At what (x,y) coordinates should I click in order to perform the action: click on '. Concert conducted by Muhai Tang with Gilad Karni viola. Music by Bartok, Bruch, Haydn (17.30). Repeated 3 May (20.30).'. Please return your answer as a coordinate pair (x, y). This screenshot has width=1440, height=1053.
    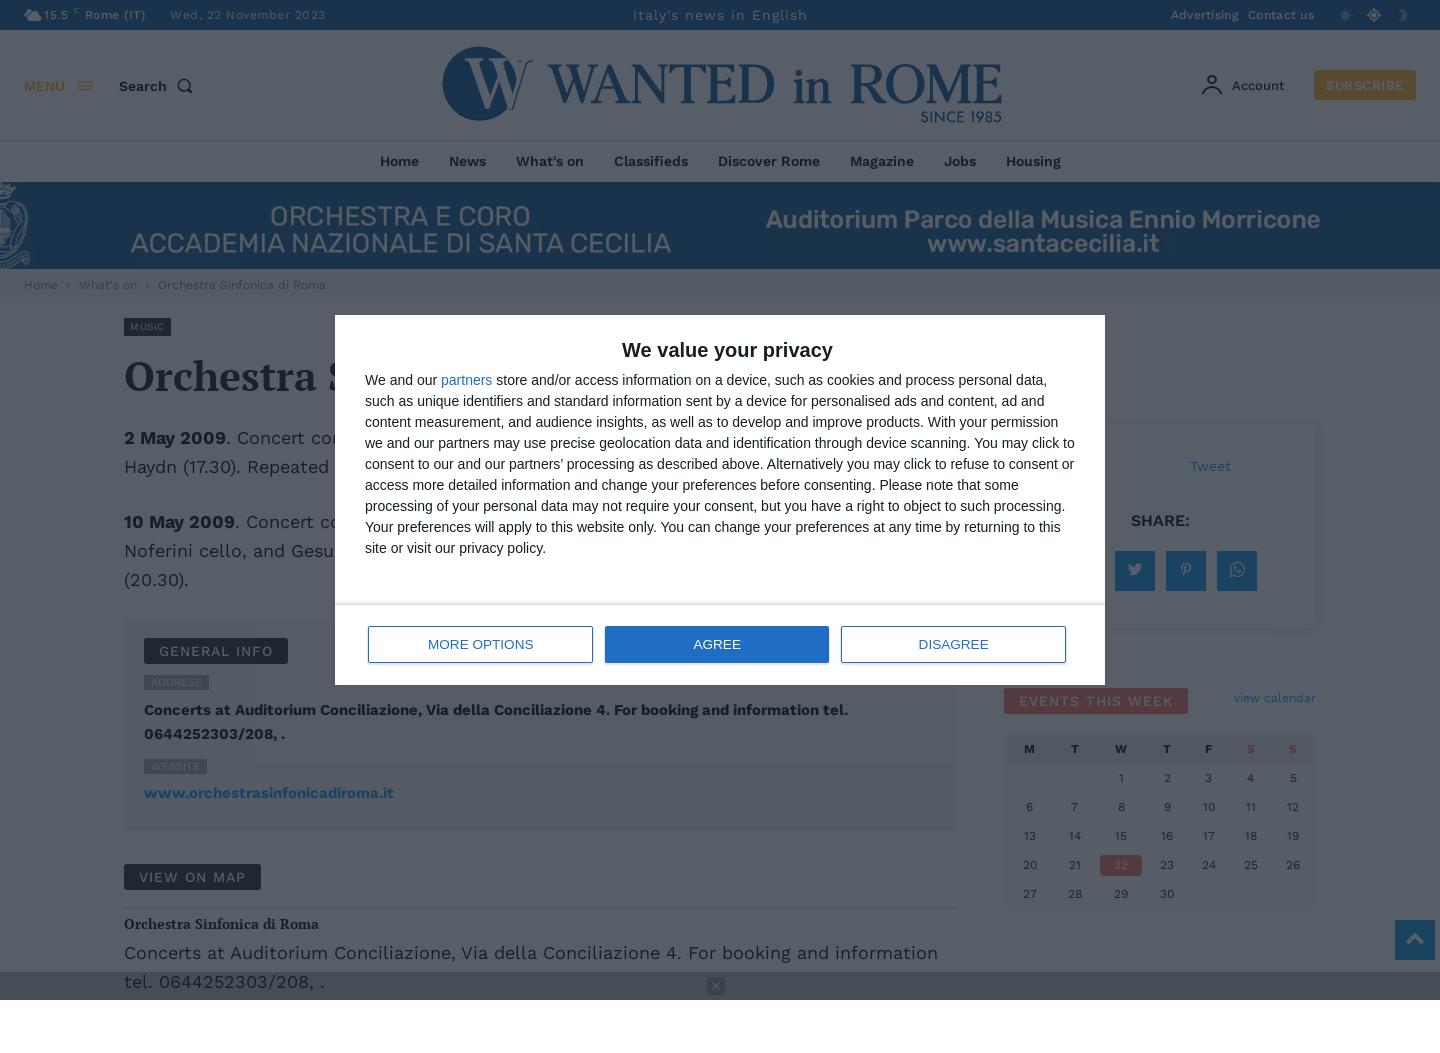
    Looking at the image, I should click on (533, 450).